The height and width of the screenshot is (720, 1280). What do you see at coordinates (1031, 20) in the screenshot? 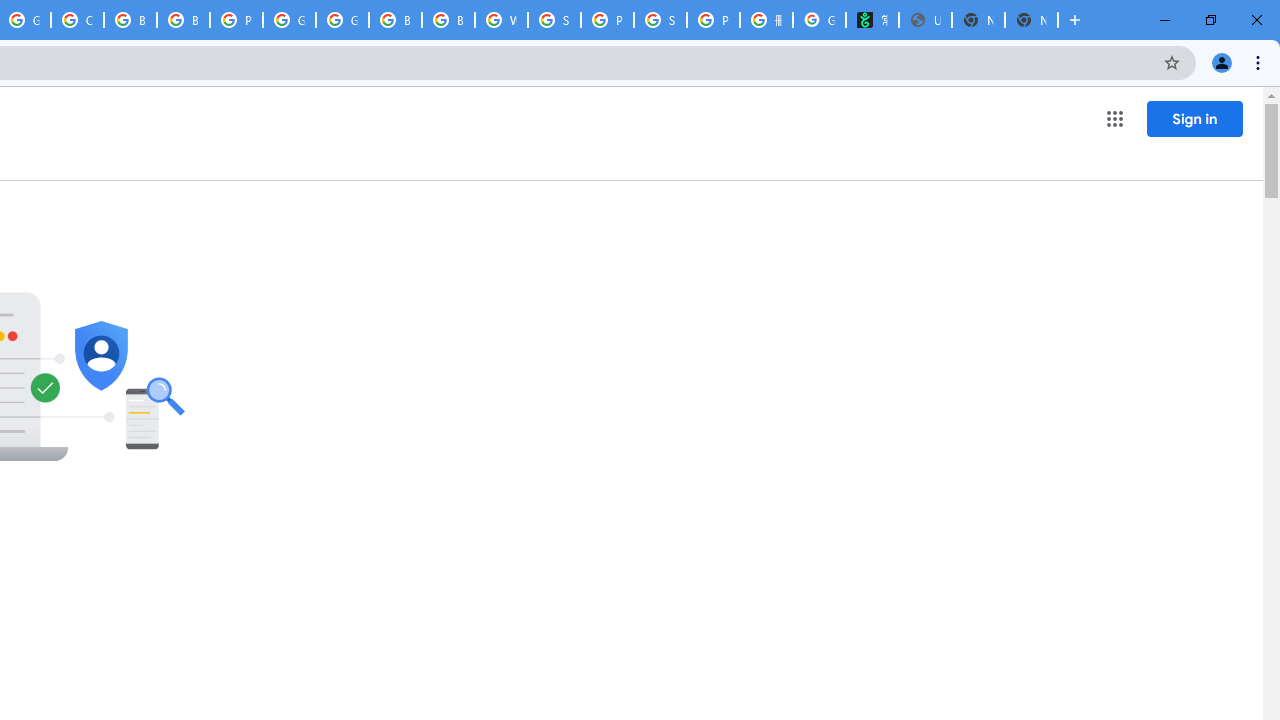
I see `'New Tab'` at bounding box center [1031, 20].